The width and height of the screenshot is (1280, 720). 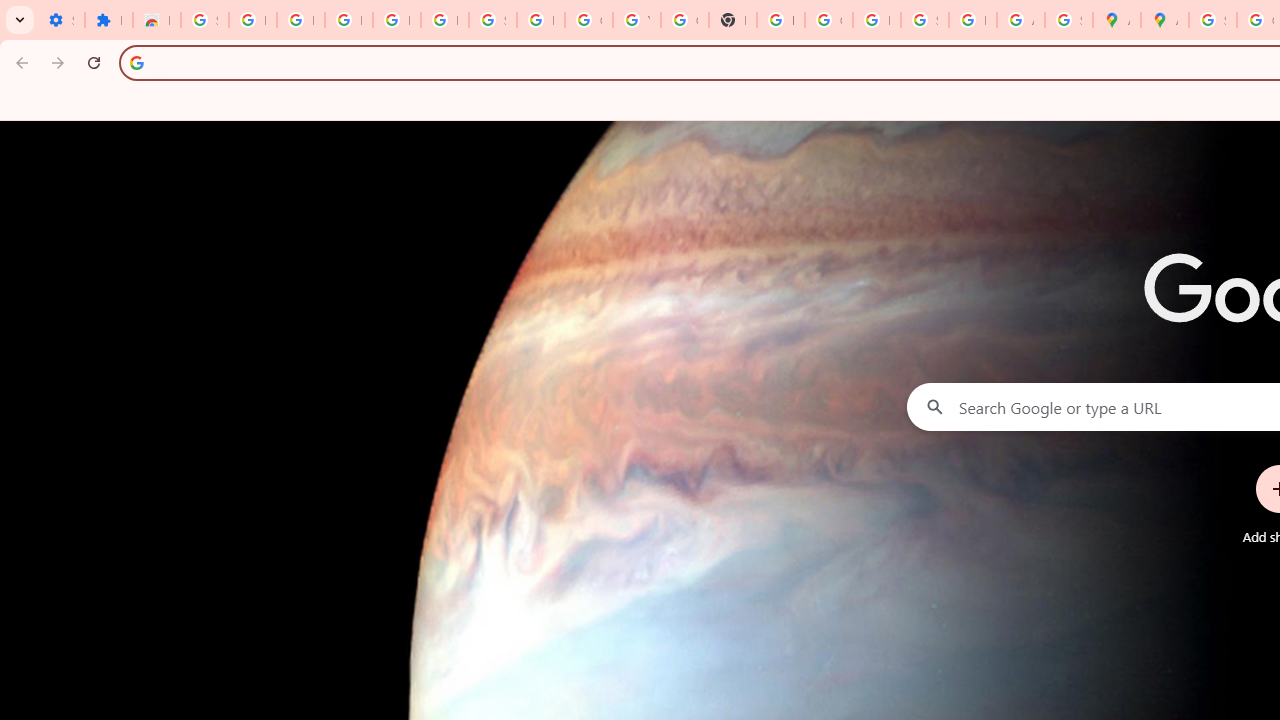 What do you see at coordinates (155, 20) in the screenshot?
I see `'Reviews: Helix Fruit Jump Arcade Game'` at bounding box center [155, 20].